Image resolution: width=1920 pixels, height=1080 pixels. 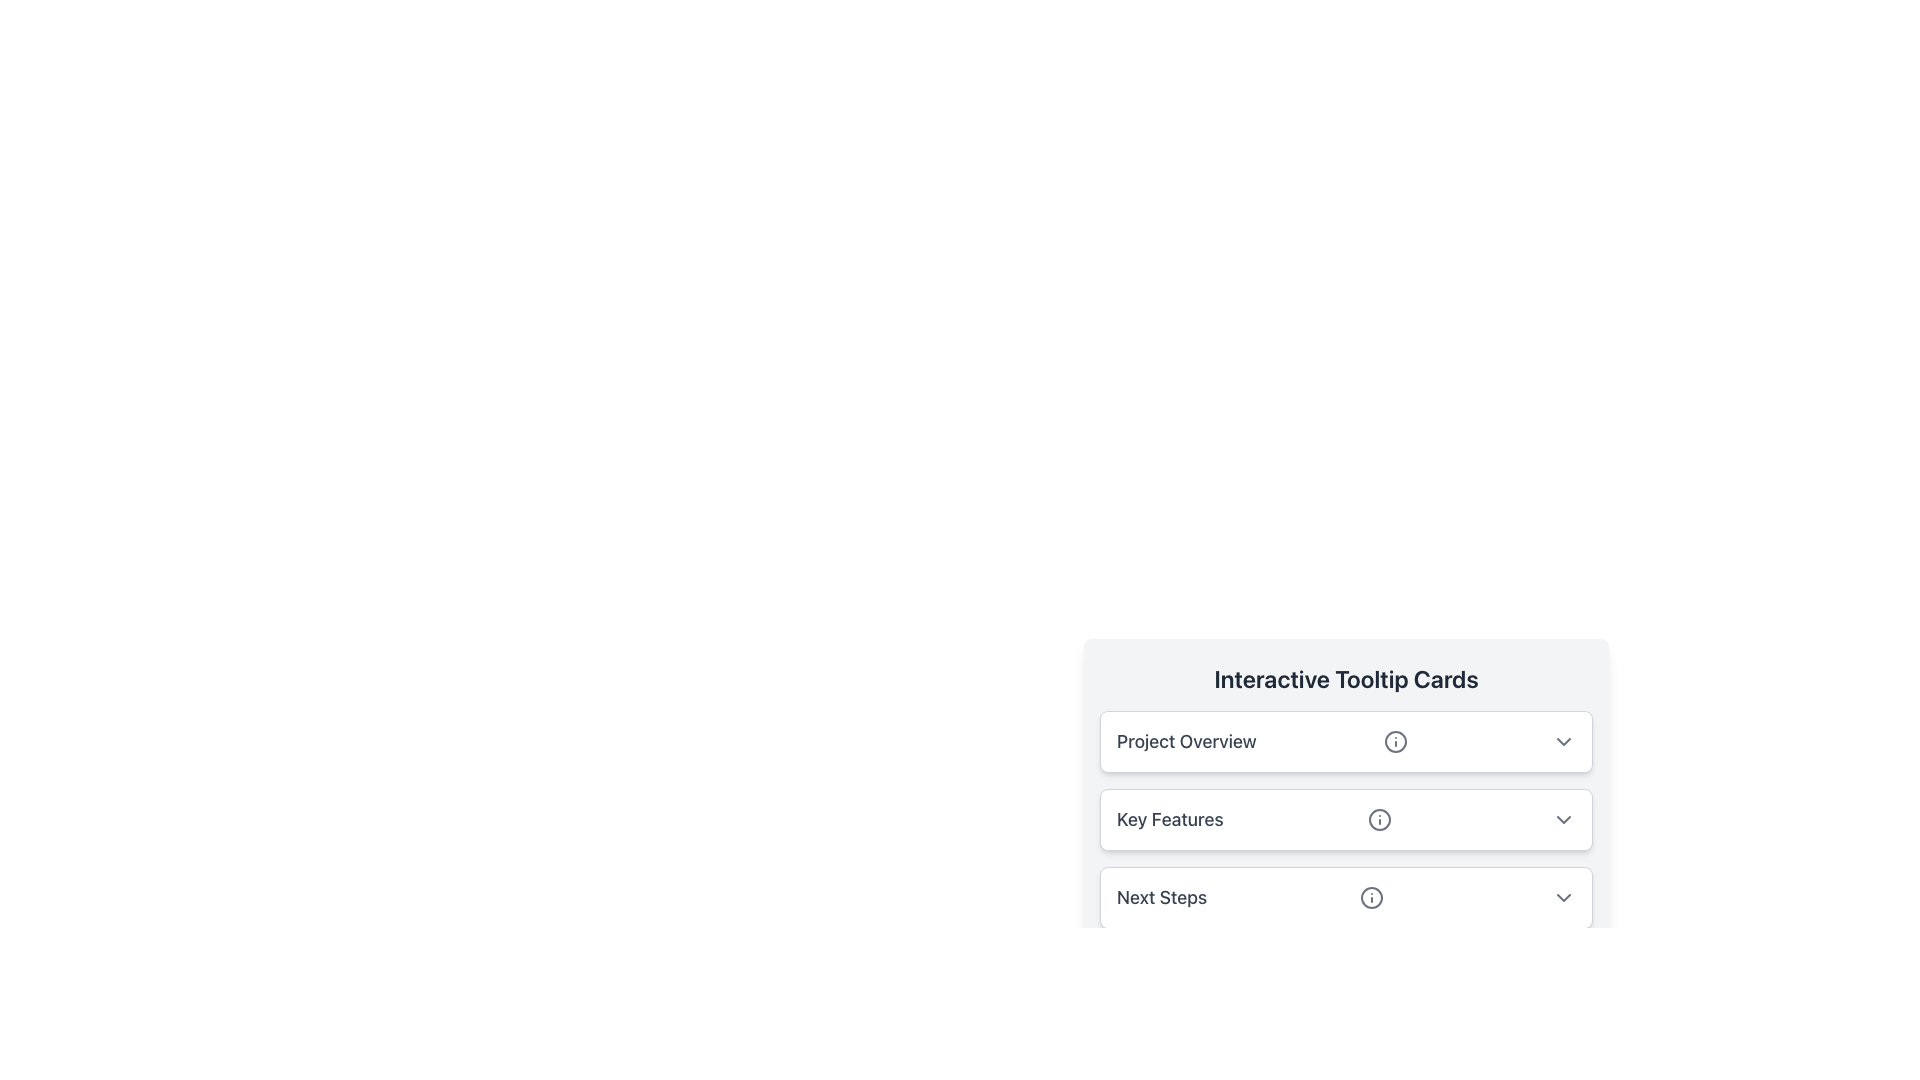 What do you see at coordinates (1563, 897) in the screenshot?
I see `the Icon button located at the right end of the 'Next Steps' section` at bounding box center [1563, 897].